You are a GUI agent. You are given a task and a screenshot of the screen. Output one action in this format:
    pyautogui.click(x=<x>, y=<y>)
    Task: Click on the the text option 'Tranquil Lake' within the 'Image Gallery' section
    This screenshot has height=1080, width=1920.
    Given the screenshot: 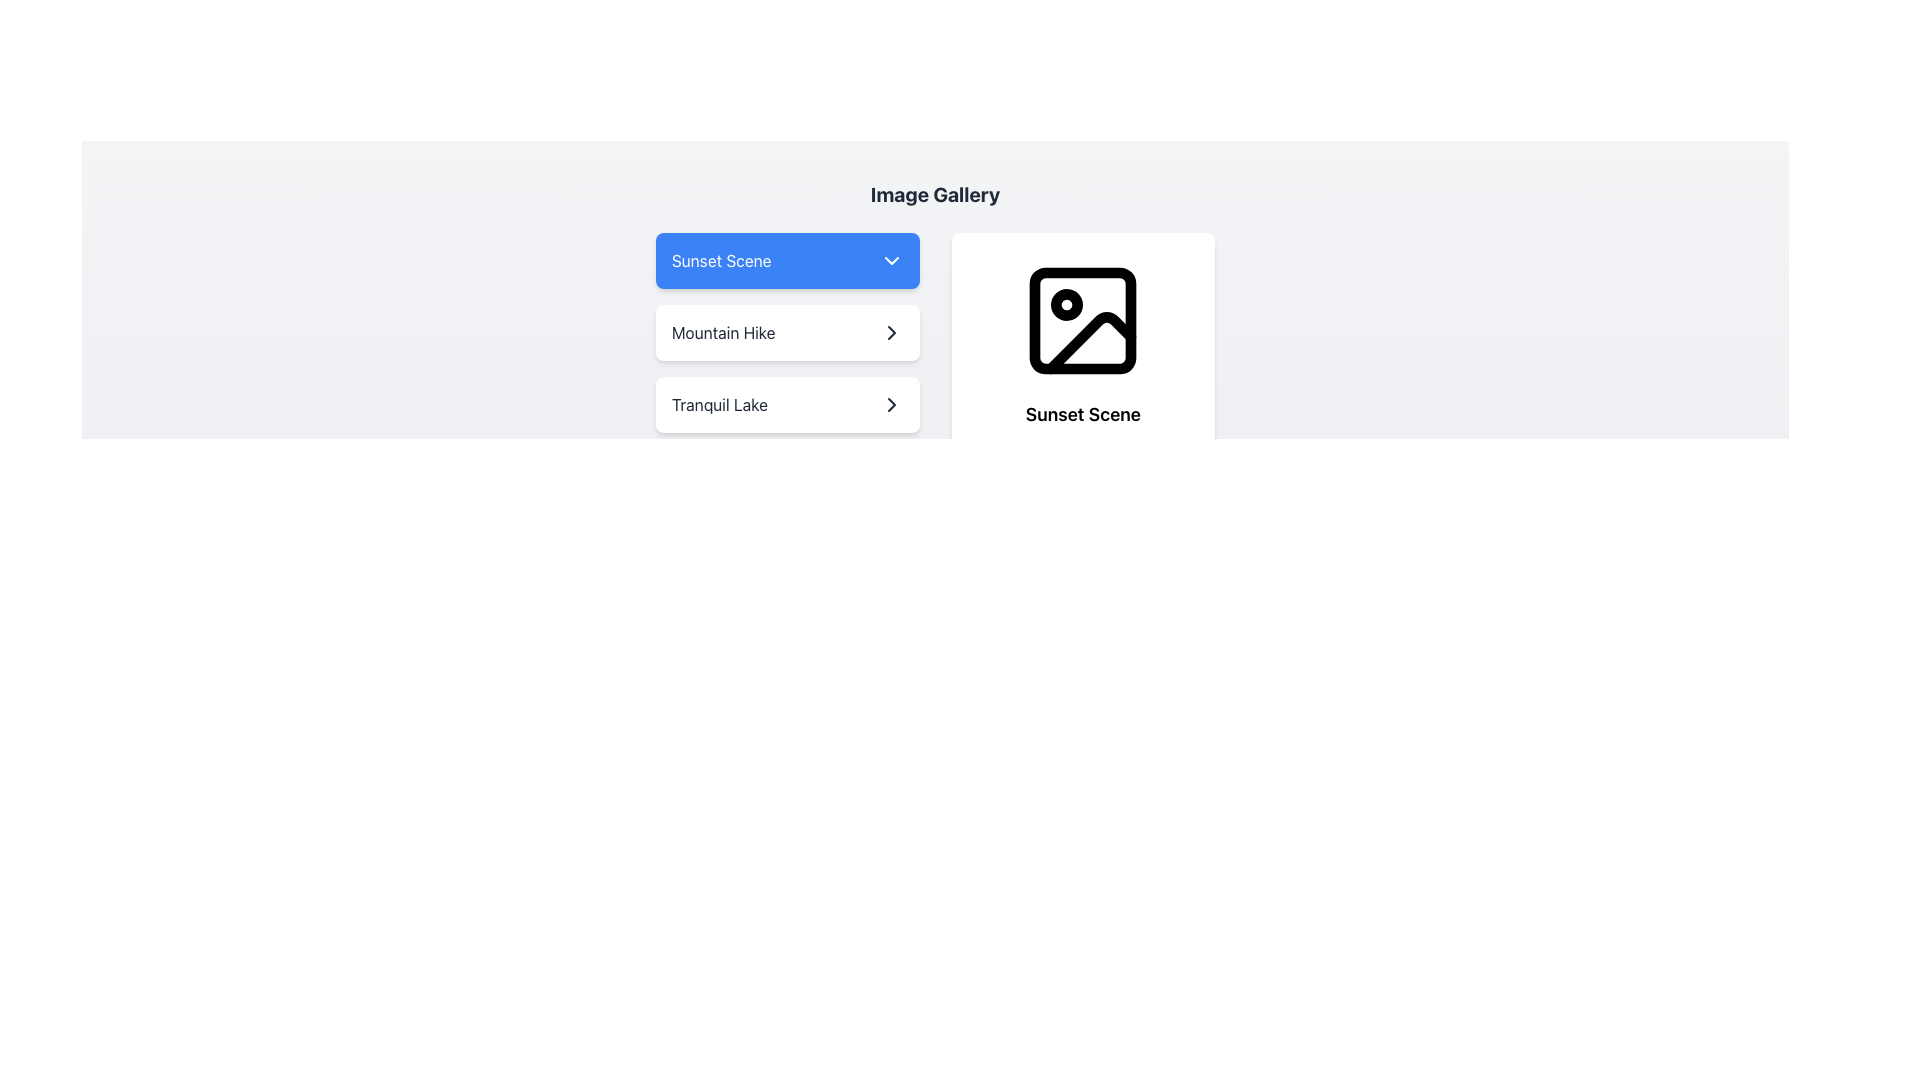 What is the action you would take?
    pyautogui.click(x=719, y=405)
    